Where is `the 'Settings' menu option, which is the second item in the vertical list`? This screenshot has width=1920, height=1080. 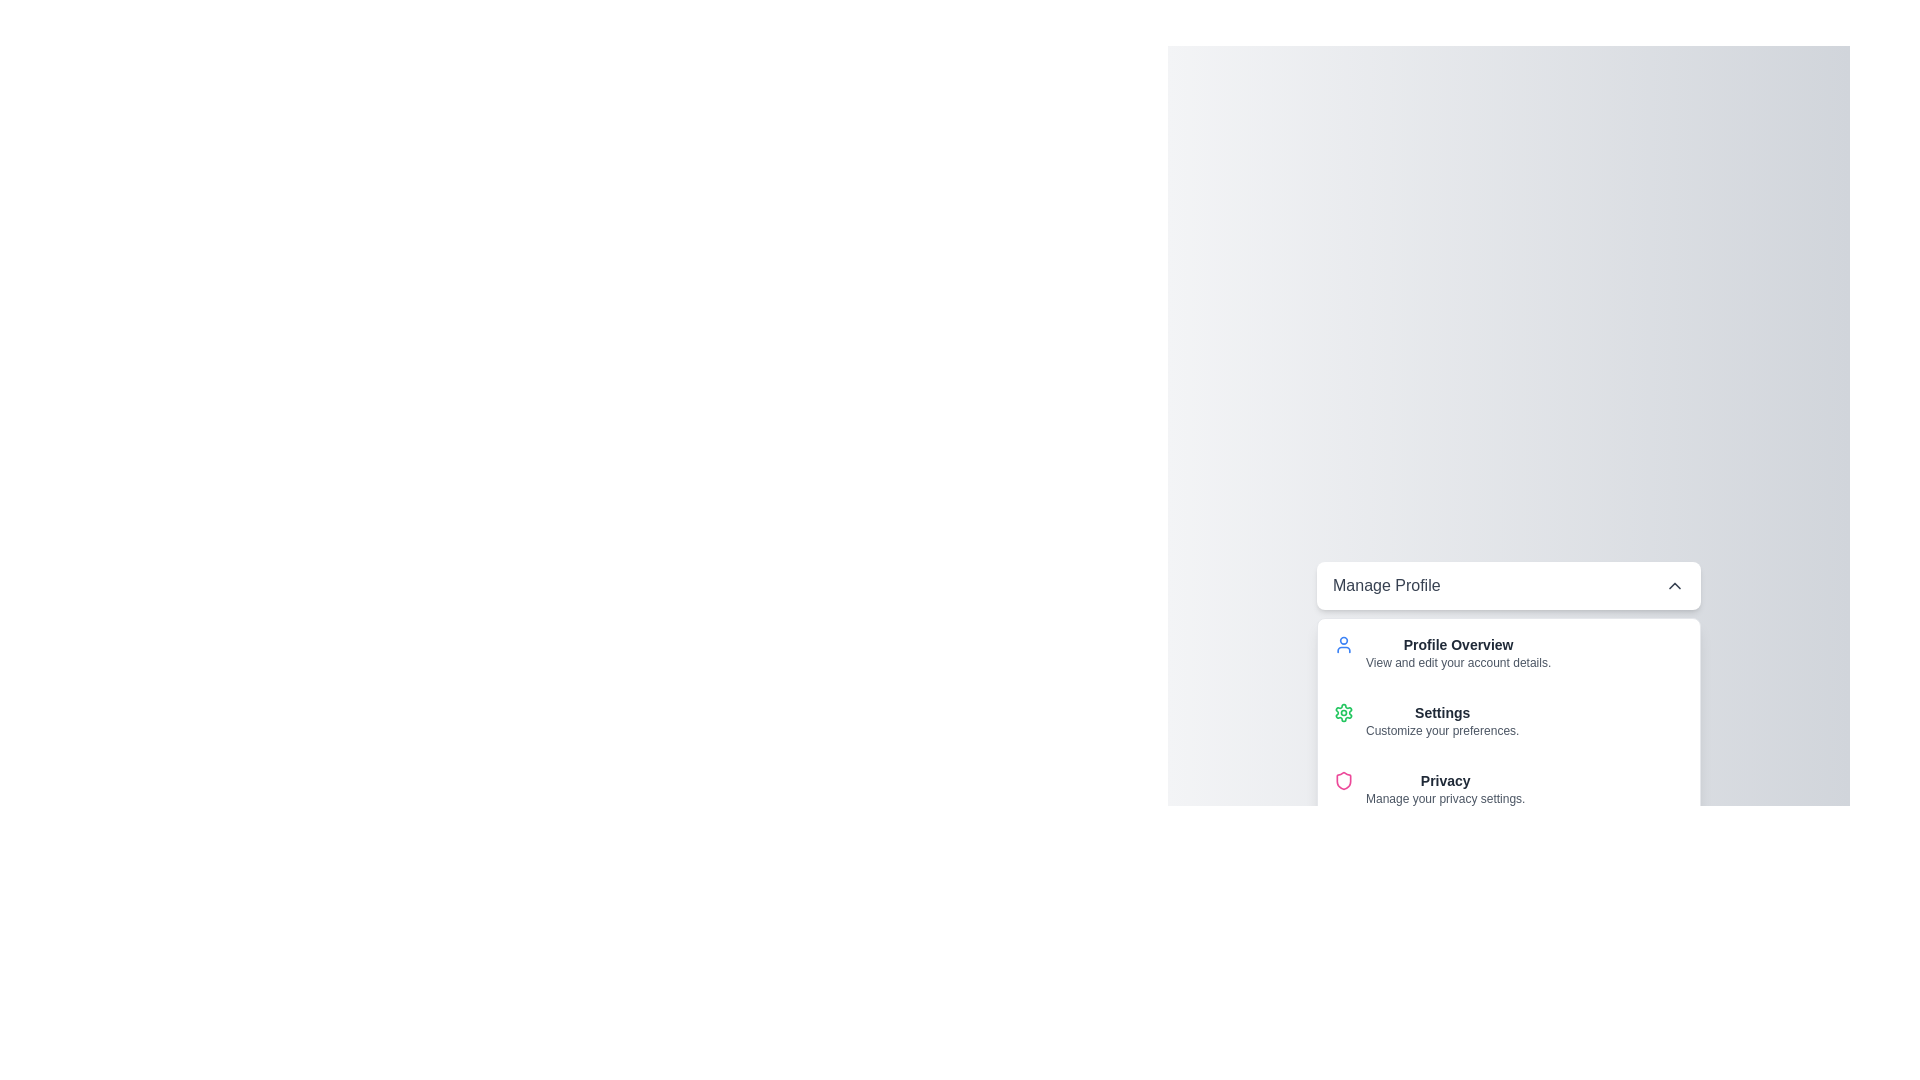 the 'Settings' menu option, which is the second item in the vertical list is located at coordinates (1508, 721).